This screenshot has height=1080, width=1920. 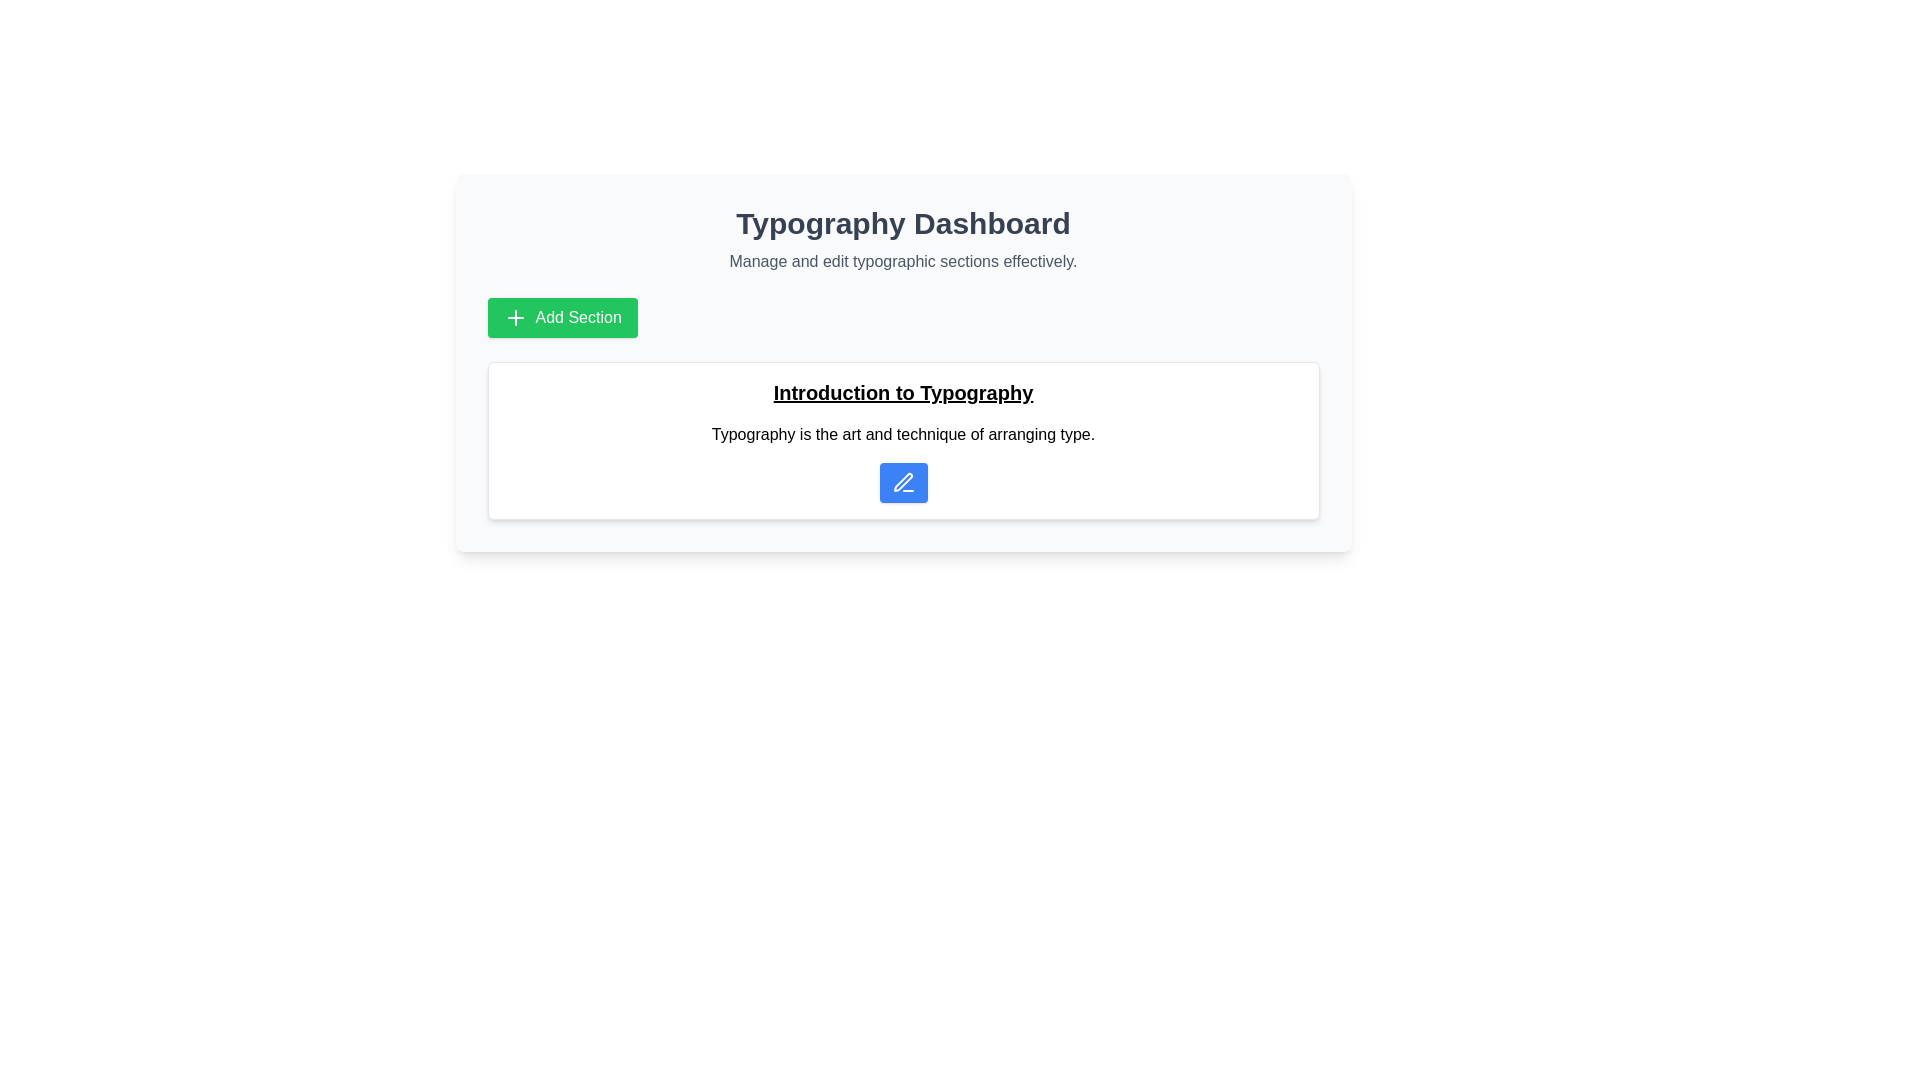 I want to click on the green 'Add Section' button with rounded corners located beneath the subtitle 'Manage and edit typographic sections effectively', so click(x=561, y=316).